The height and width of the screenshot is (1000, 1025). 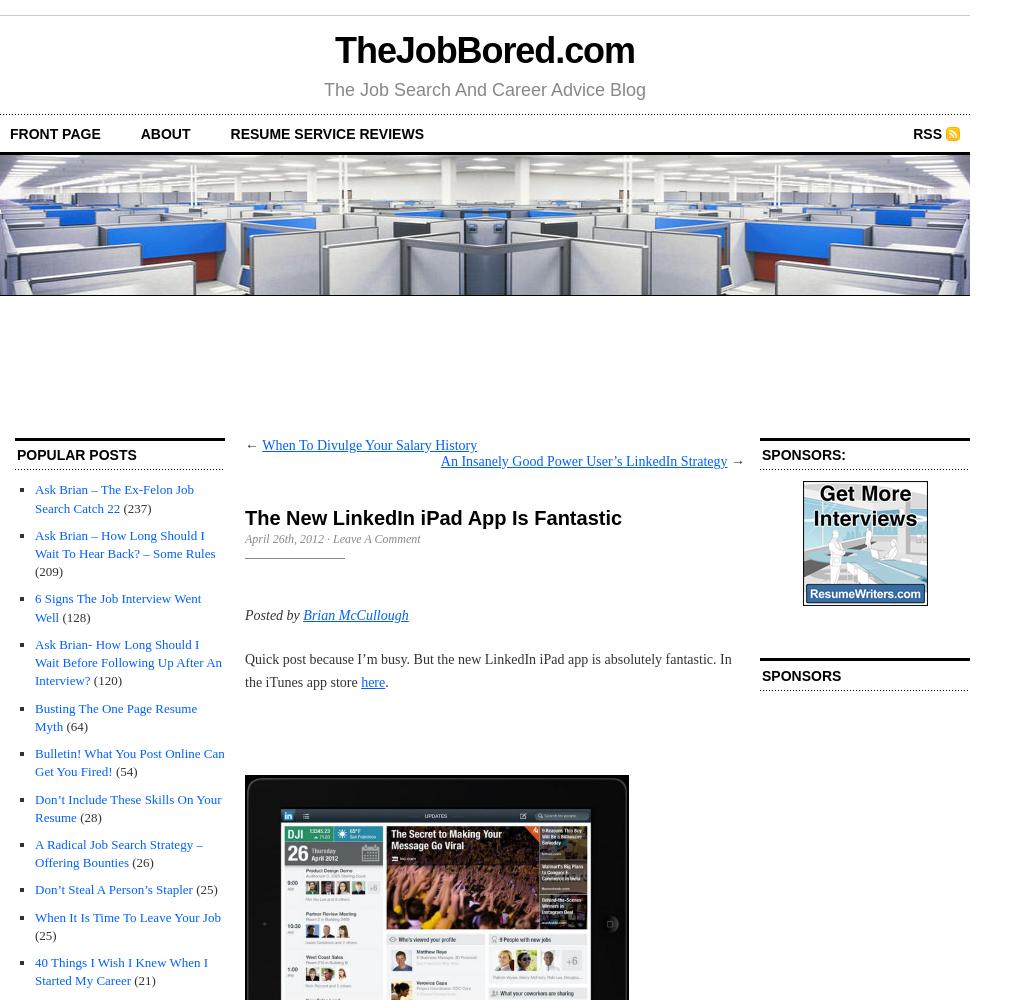 I want to click on 'RSS', so click(x=926, y=133).